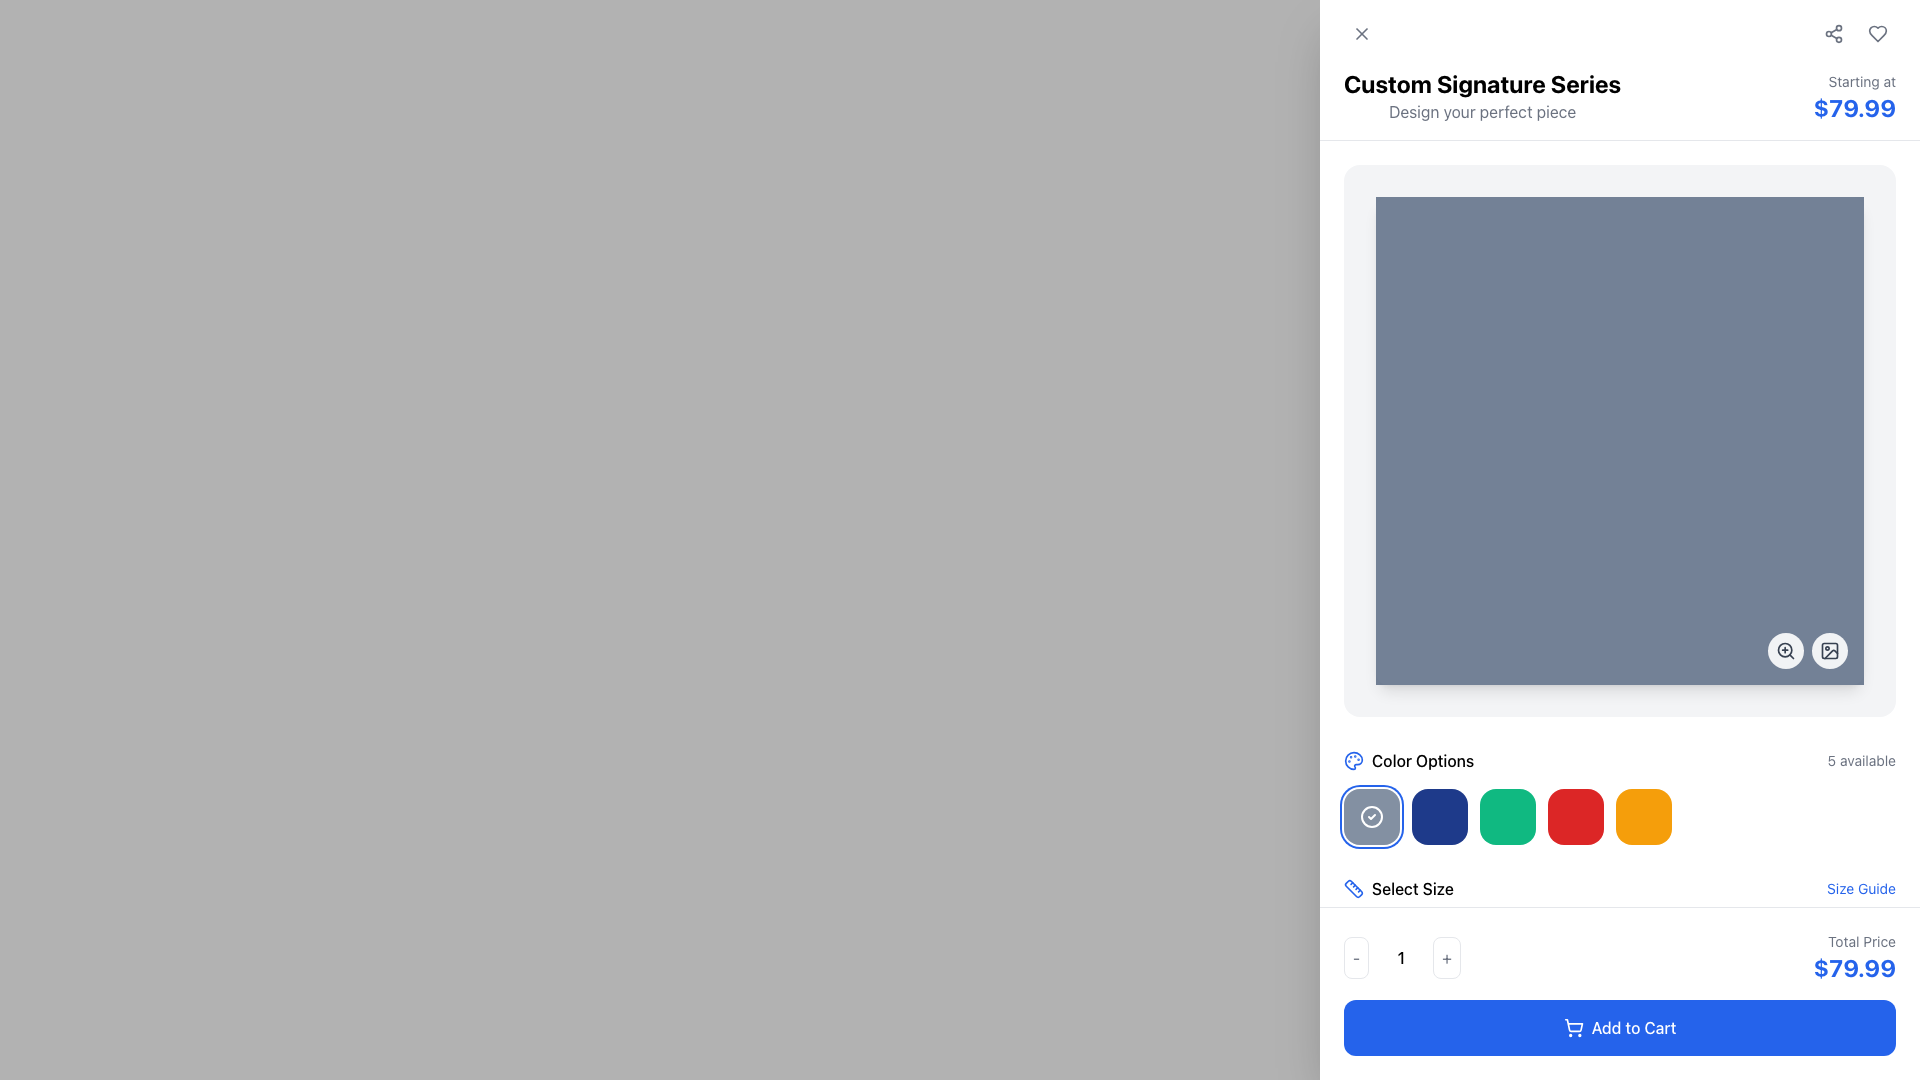 This screenshot has height=1080, width=1920. What do you see at coordinates (1353, 887) in the screenshot?
I see `the ruler tool icon, which is styled in blue and located directly to the left of the 'Select Size' label` at bounding box center [1353, 887].